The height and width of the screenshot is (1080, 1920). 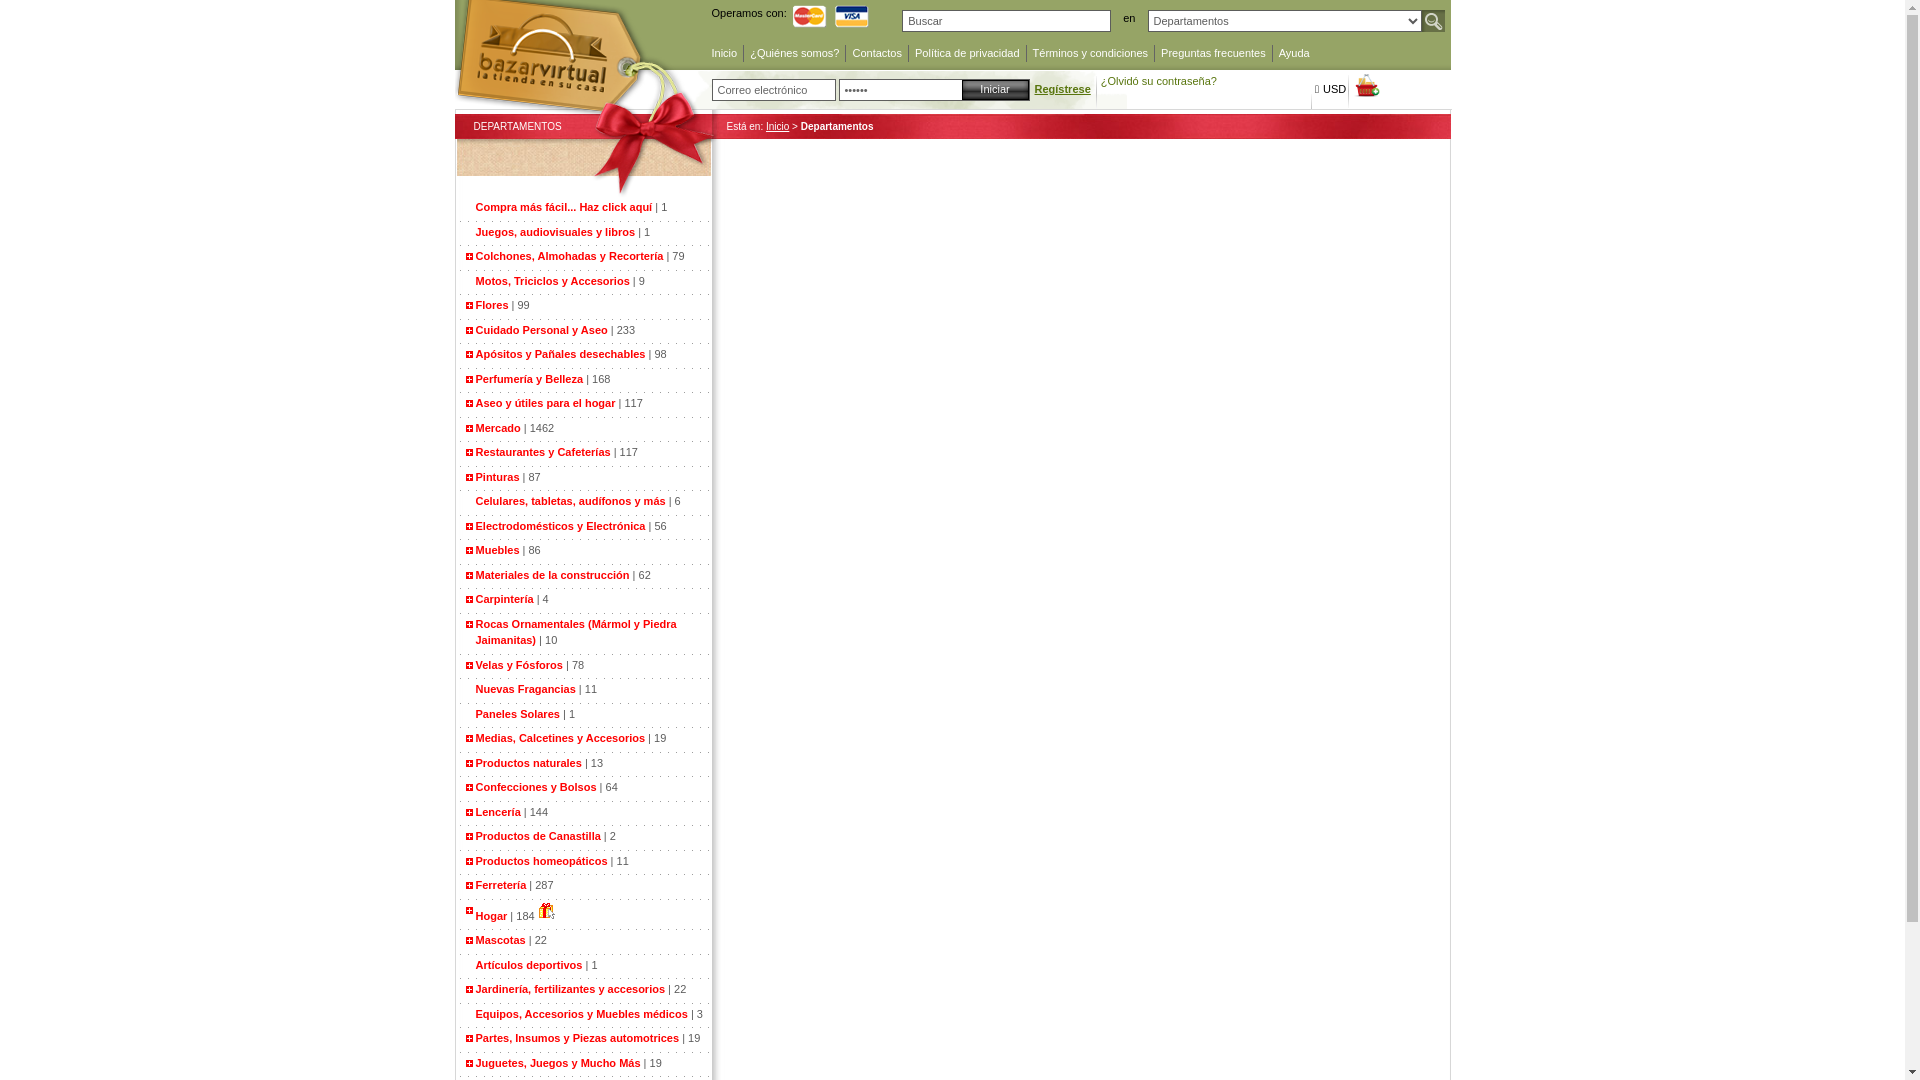 I want to click on 'Mercado', so click(x=498, y=427).